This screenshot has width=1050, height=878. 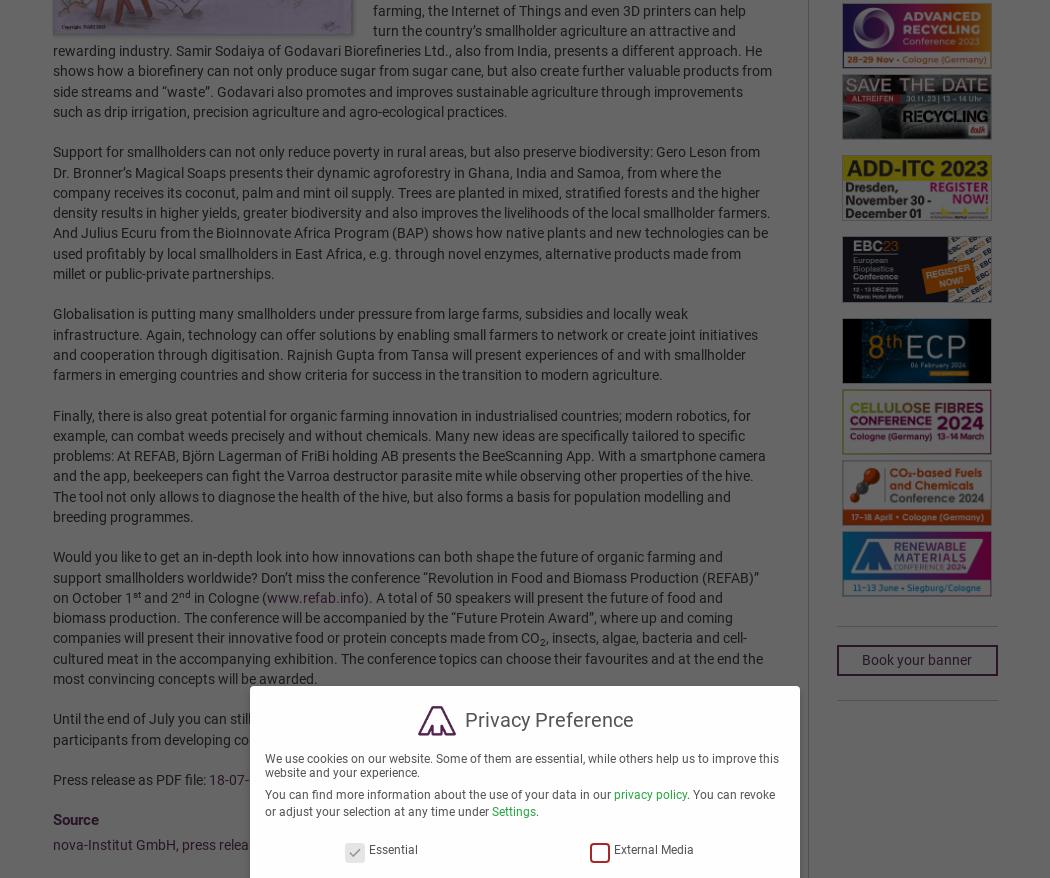 I want to click on 'Would you like to get an in-depth look into how innovations can both shape the future of organic farming and support smallholders worldwide? Don’t miss the conference “Revolution in Food and Biomass Production (REFAB)” on October 1', so click(x=50, y=577).